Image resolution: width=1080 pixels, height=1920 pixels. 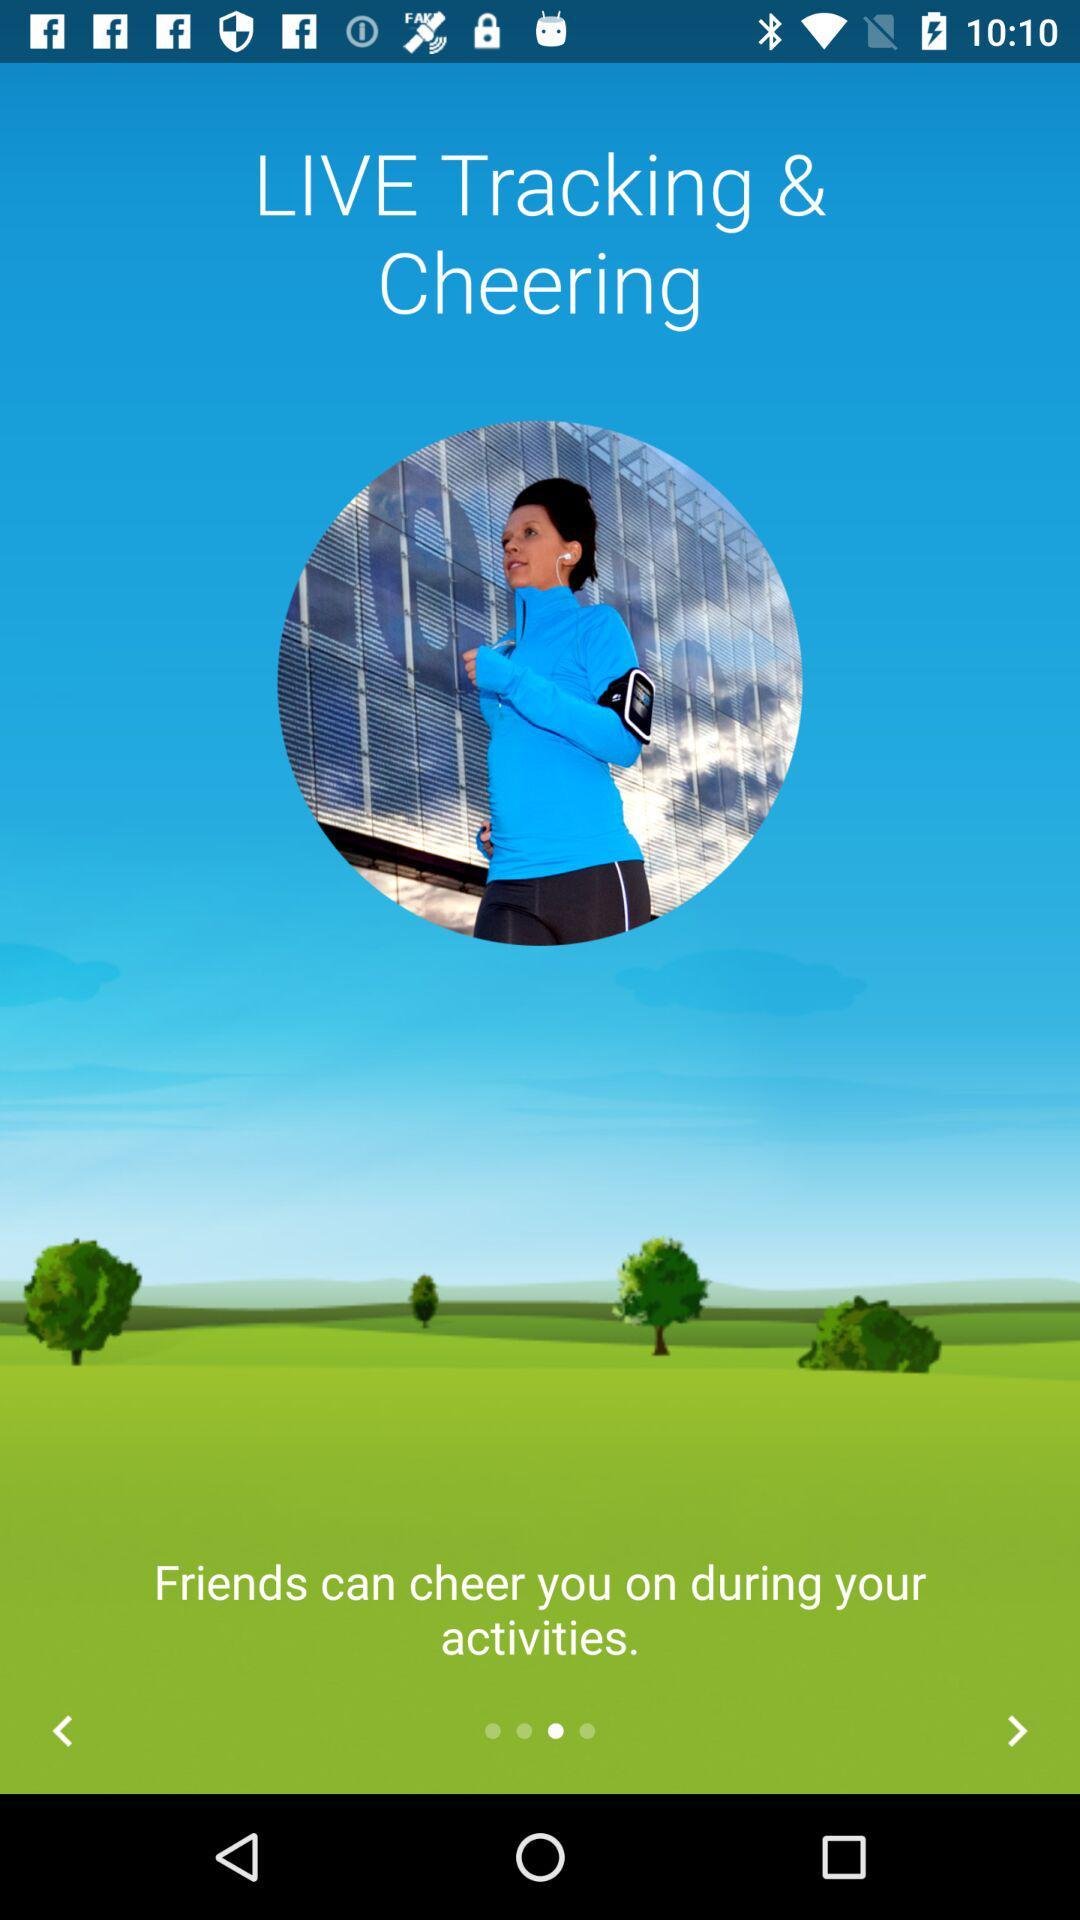 I want to click on the arrow_backward icon, so click(x=61, y=1730).